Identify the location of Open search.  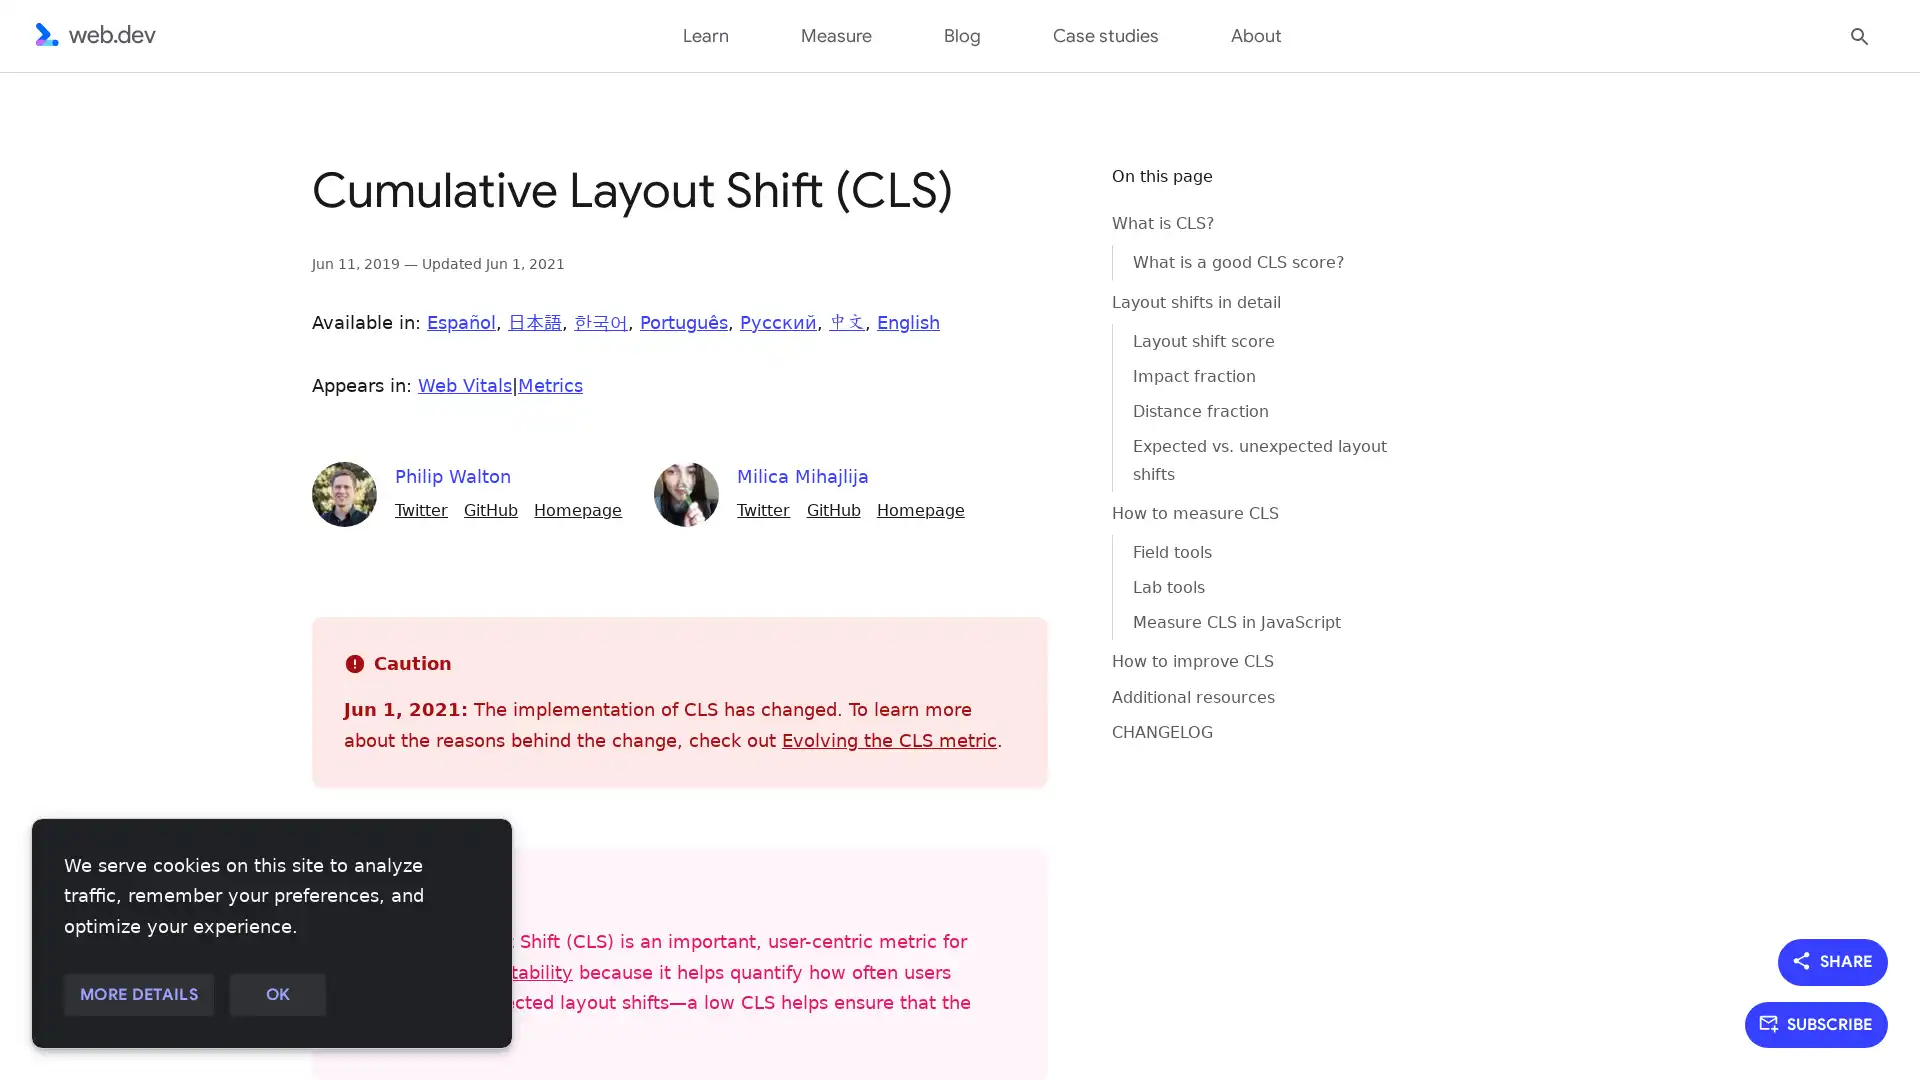
(1859, 34).